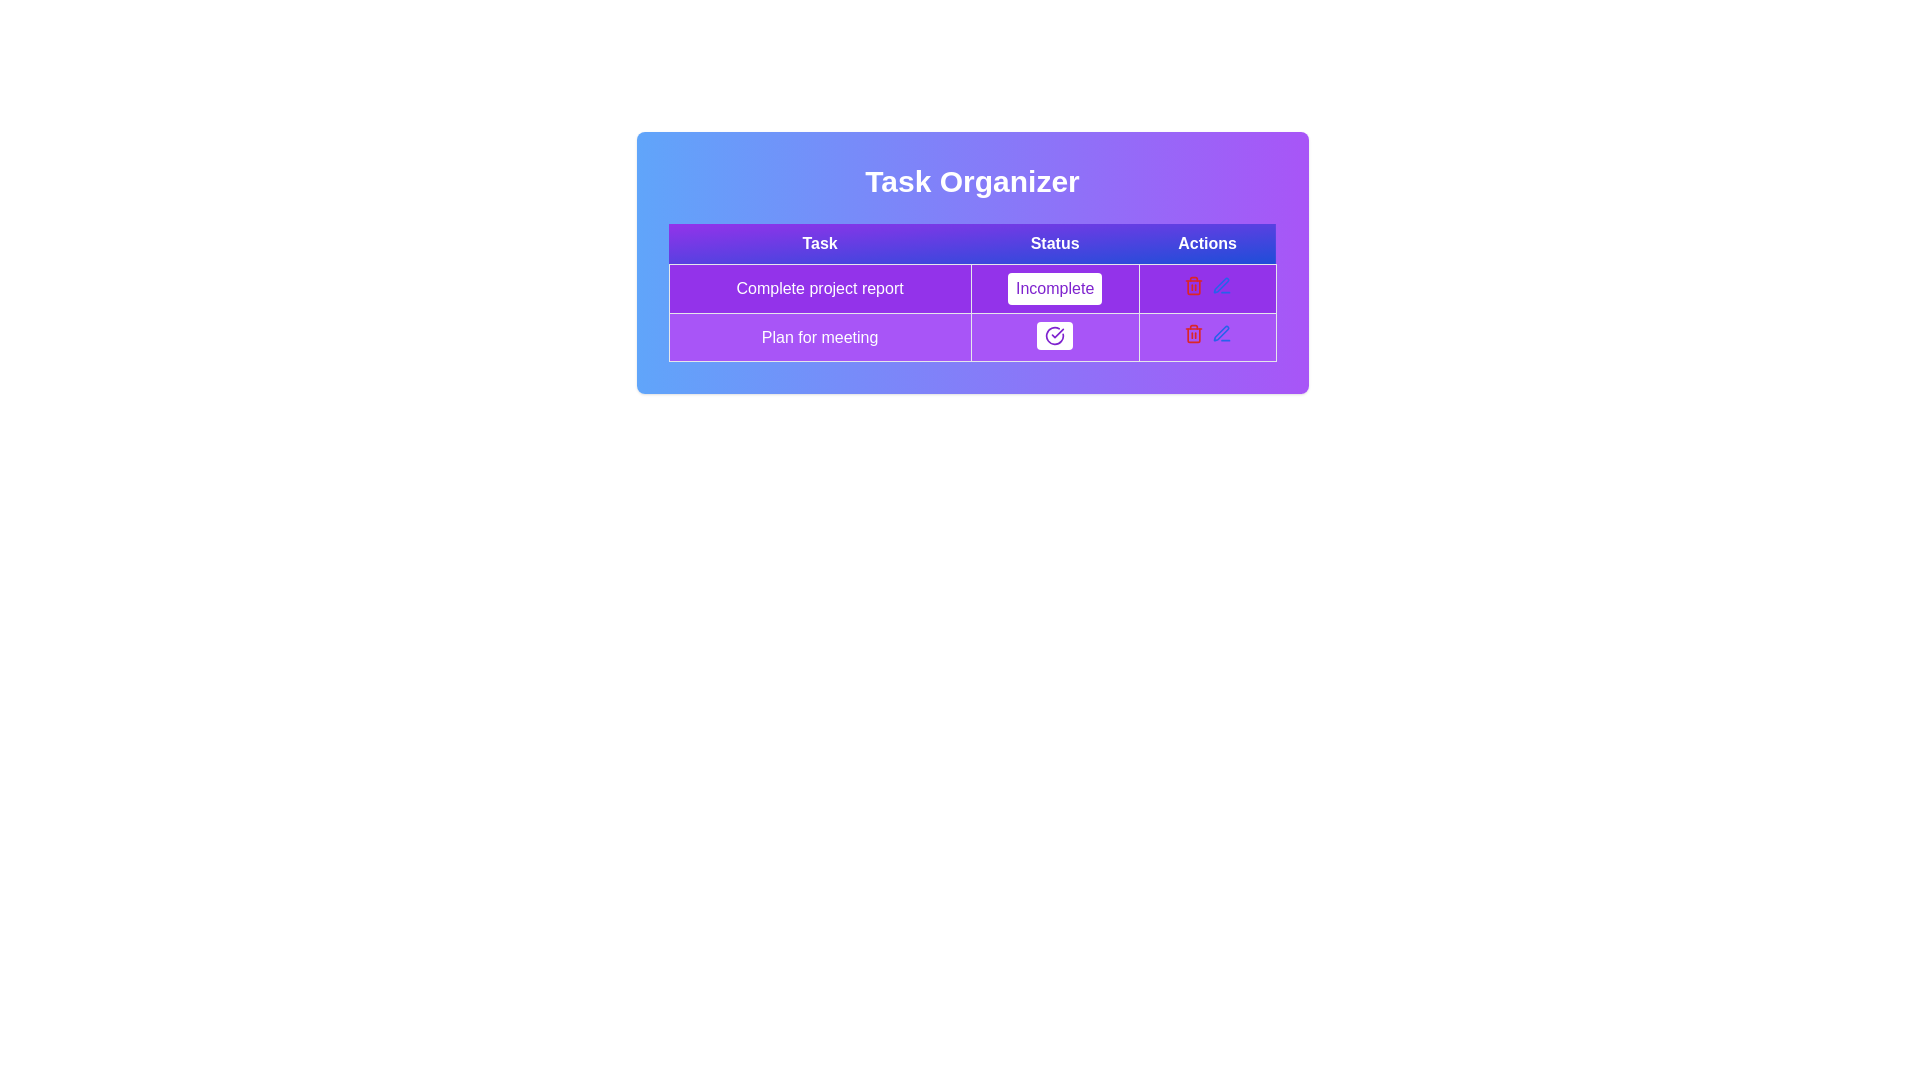  What do you see at coordinates (1054, 336) in the screenshot?
I see `the button in the second row under the 'Status' column` at bounding box center [1054, 336].